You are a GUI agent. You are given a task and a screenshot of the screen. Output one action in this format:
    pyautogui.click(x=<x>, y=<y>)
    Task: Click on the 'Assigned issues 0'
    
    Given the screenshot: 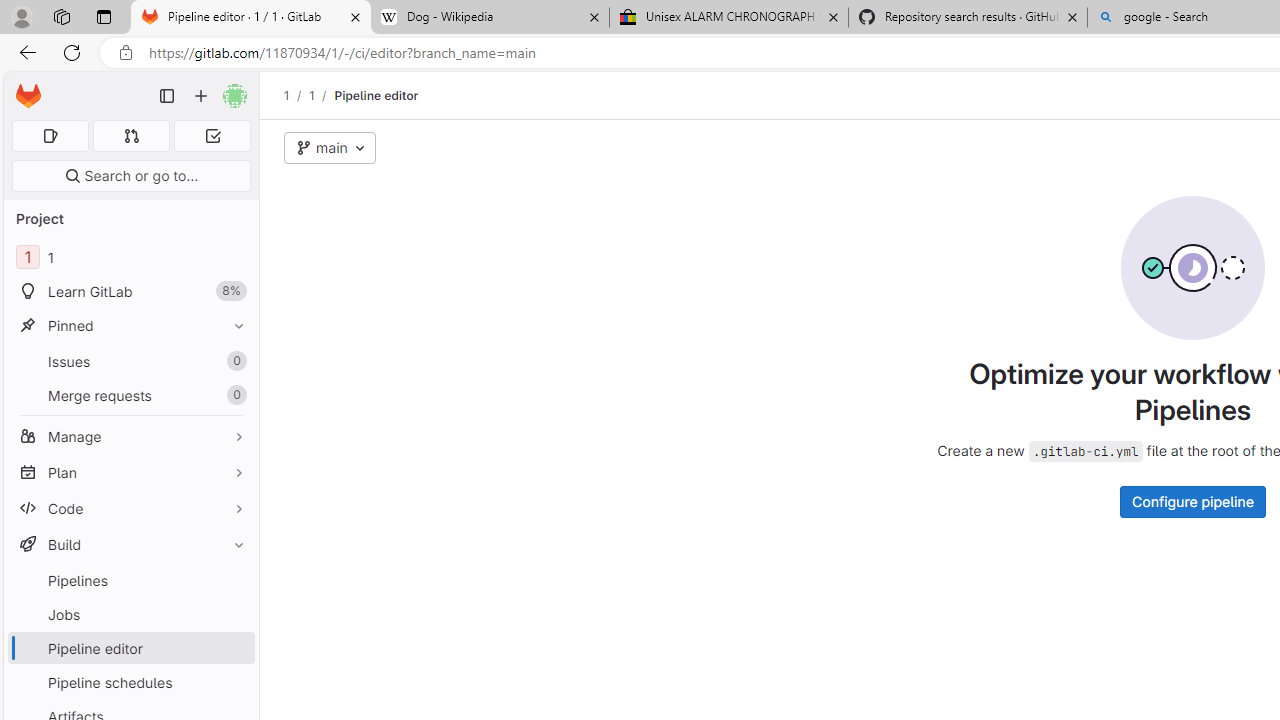 What is the action you would take?
    pyautogui.click(x=50, y=135)
    